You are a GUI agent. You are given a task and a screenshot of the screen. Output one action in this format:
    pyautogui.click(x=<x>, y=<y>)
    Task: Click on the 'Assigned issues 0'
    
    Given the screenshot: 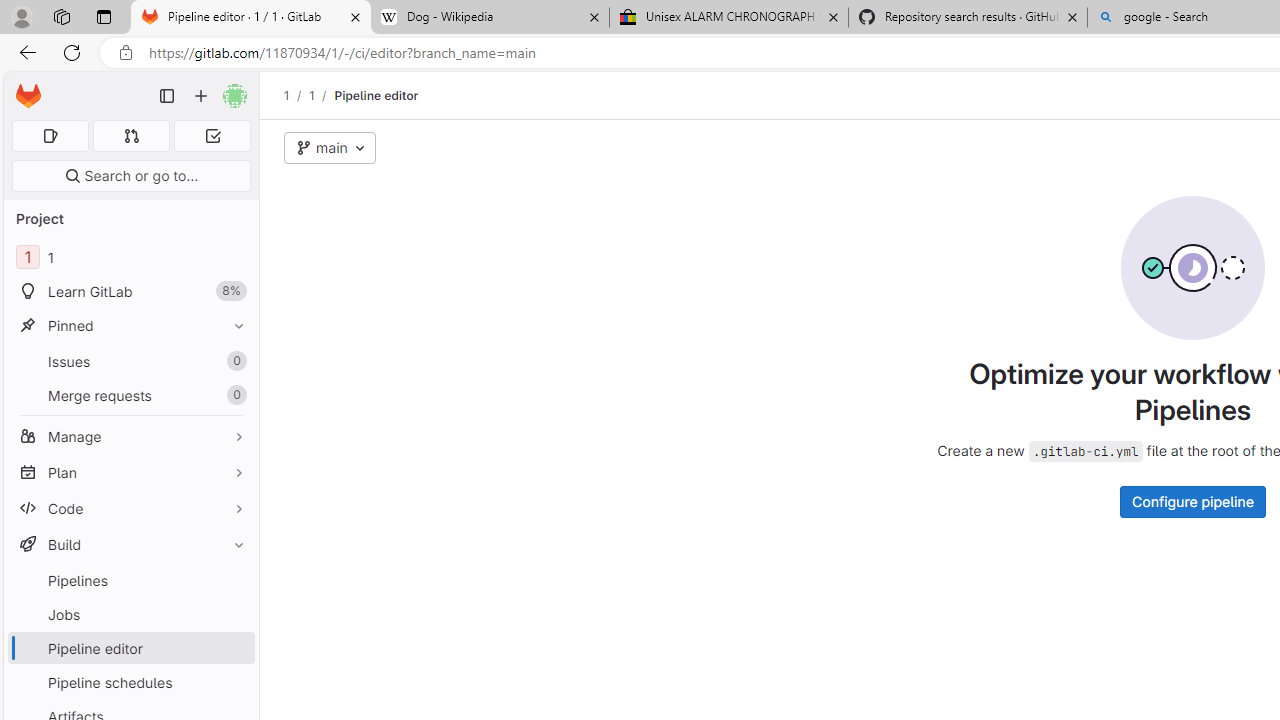 What is the action you would take?
    pyautogui.click(x=50, y=135)
    